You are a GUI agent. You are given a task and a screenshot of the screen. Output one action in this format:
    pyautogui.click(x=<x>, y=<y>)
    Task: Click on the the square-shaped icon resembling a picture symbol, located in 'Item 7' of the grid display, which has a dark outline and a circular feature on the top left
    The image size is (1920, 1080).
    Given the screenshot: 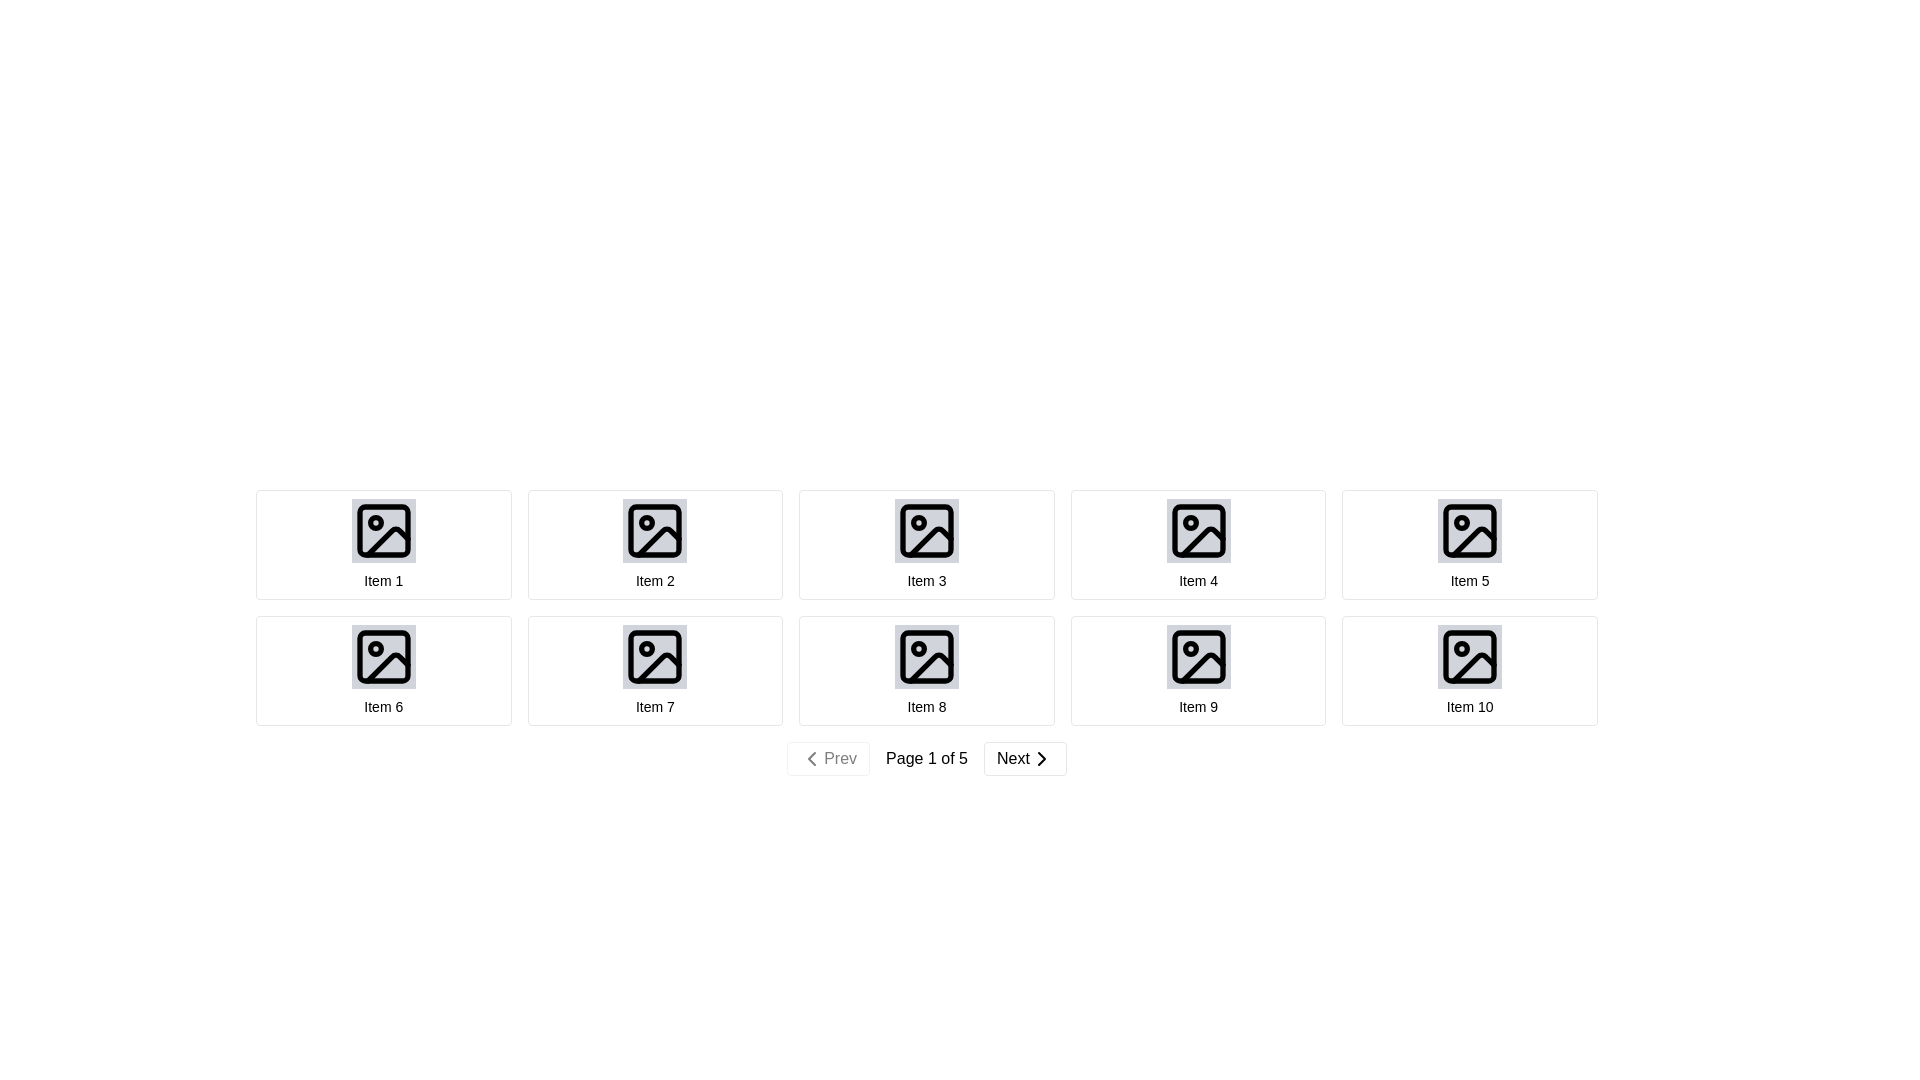 What is the action you would take?
    pyautogui.click(x=655, y=656)
    